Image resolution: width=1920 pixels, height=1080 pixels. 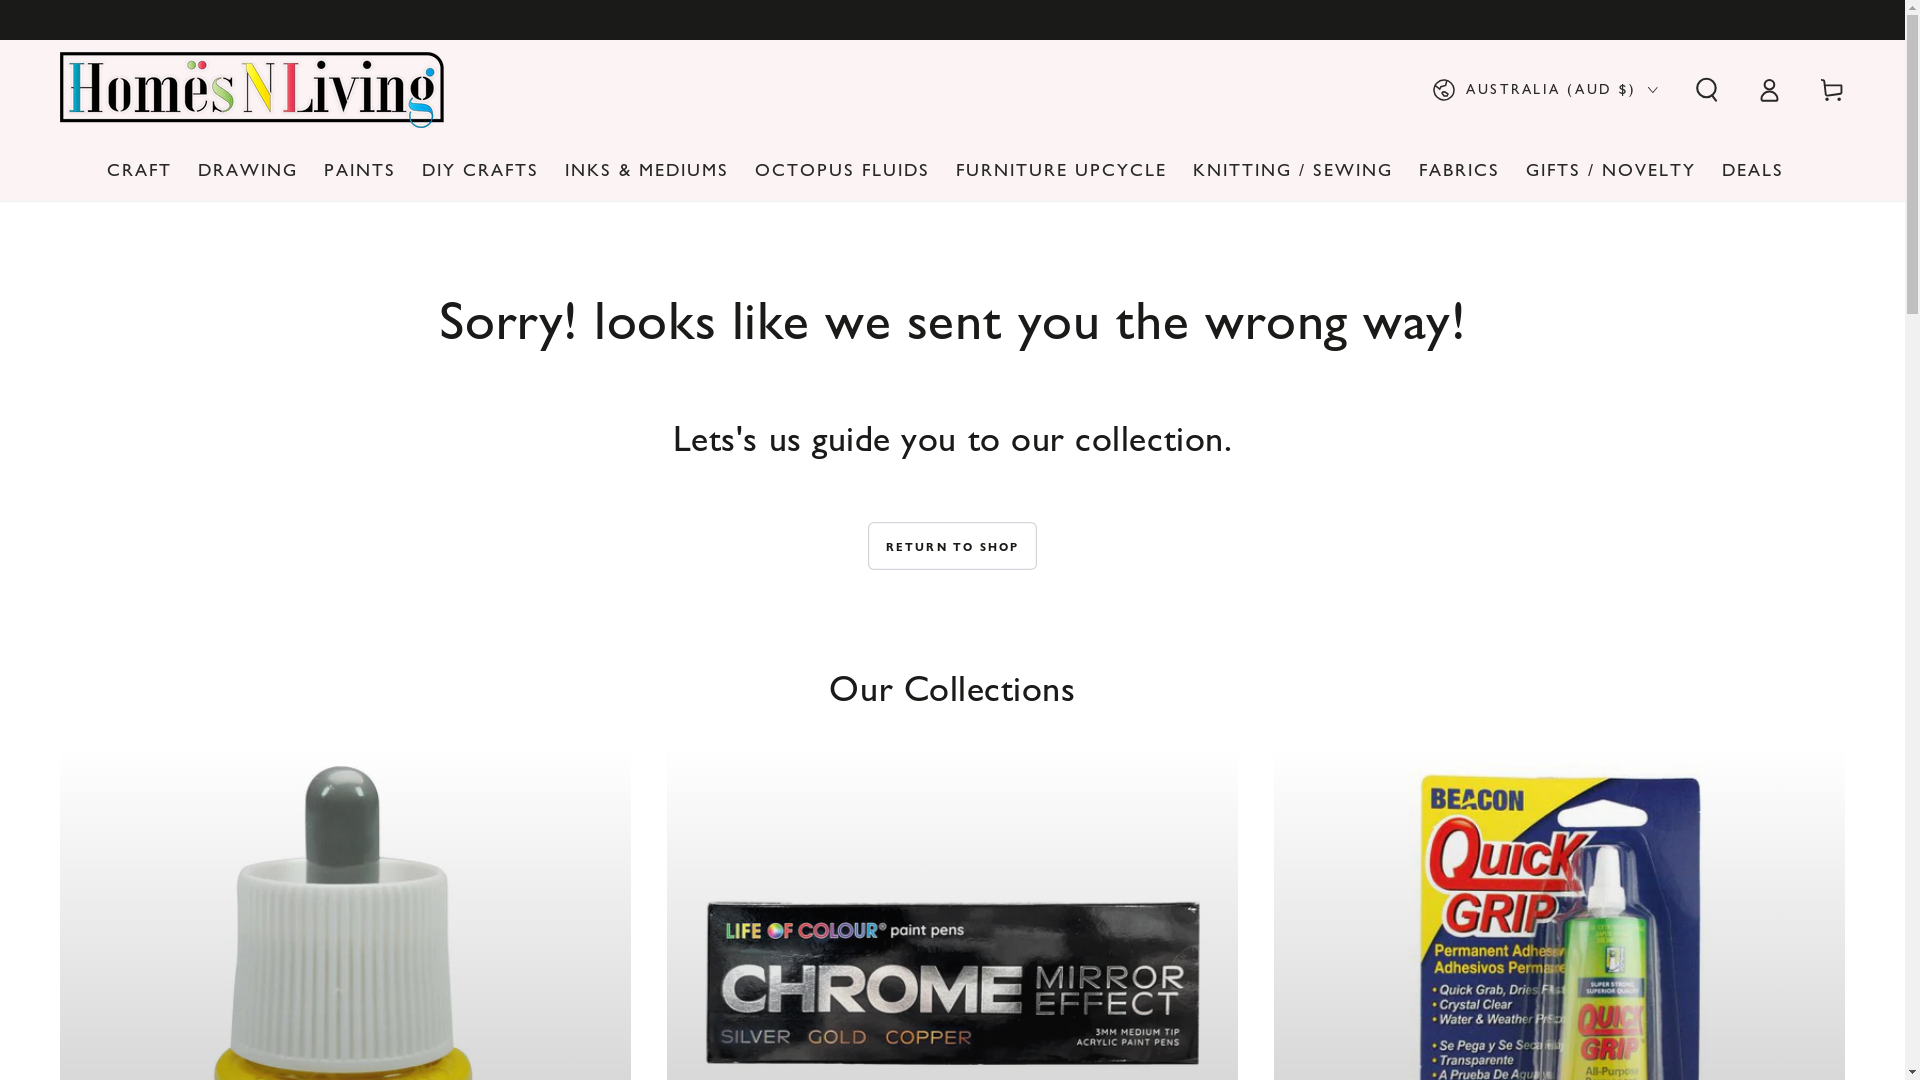 What do you see at coordinates (138, 169) in the screenshot?
I see `'CRAFT'` at bounding box center [138, 169].